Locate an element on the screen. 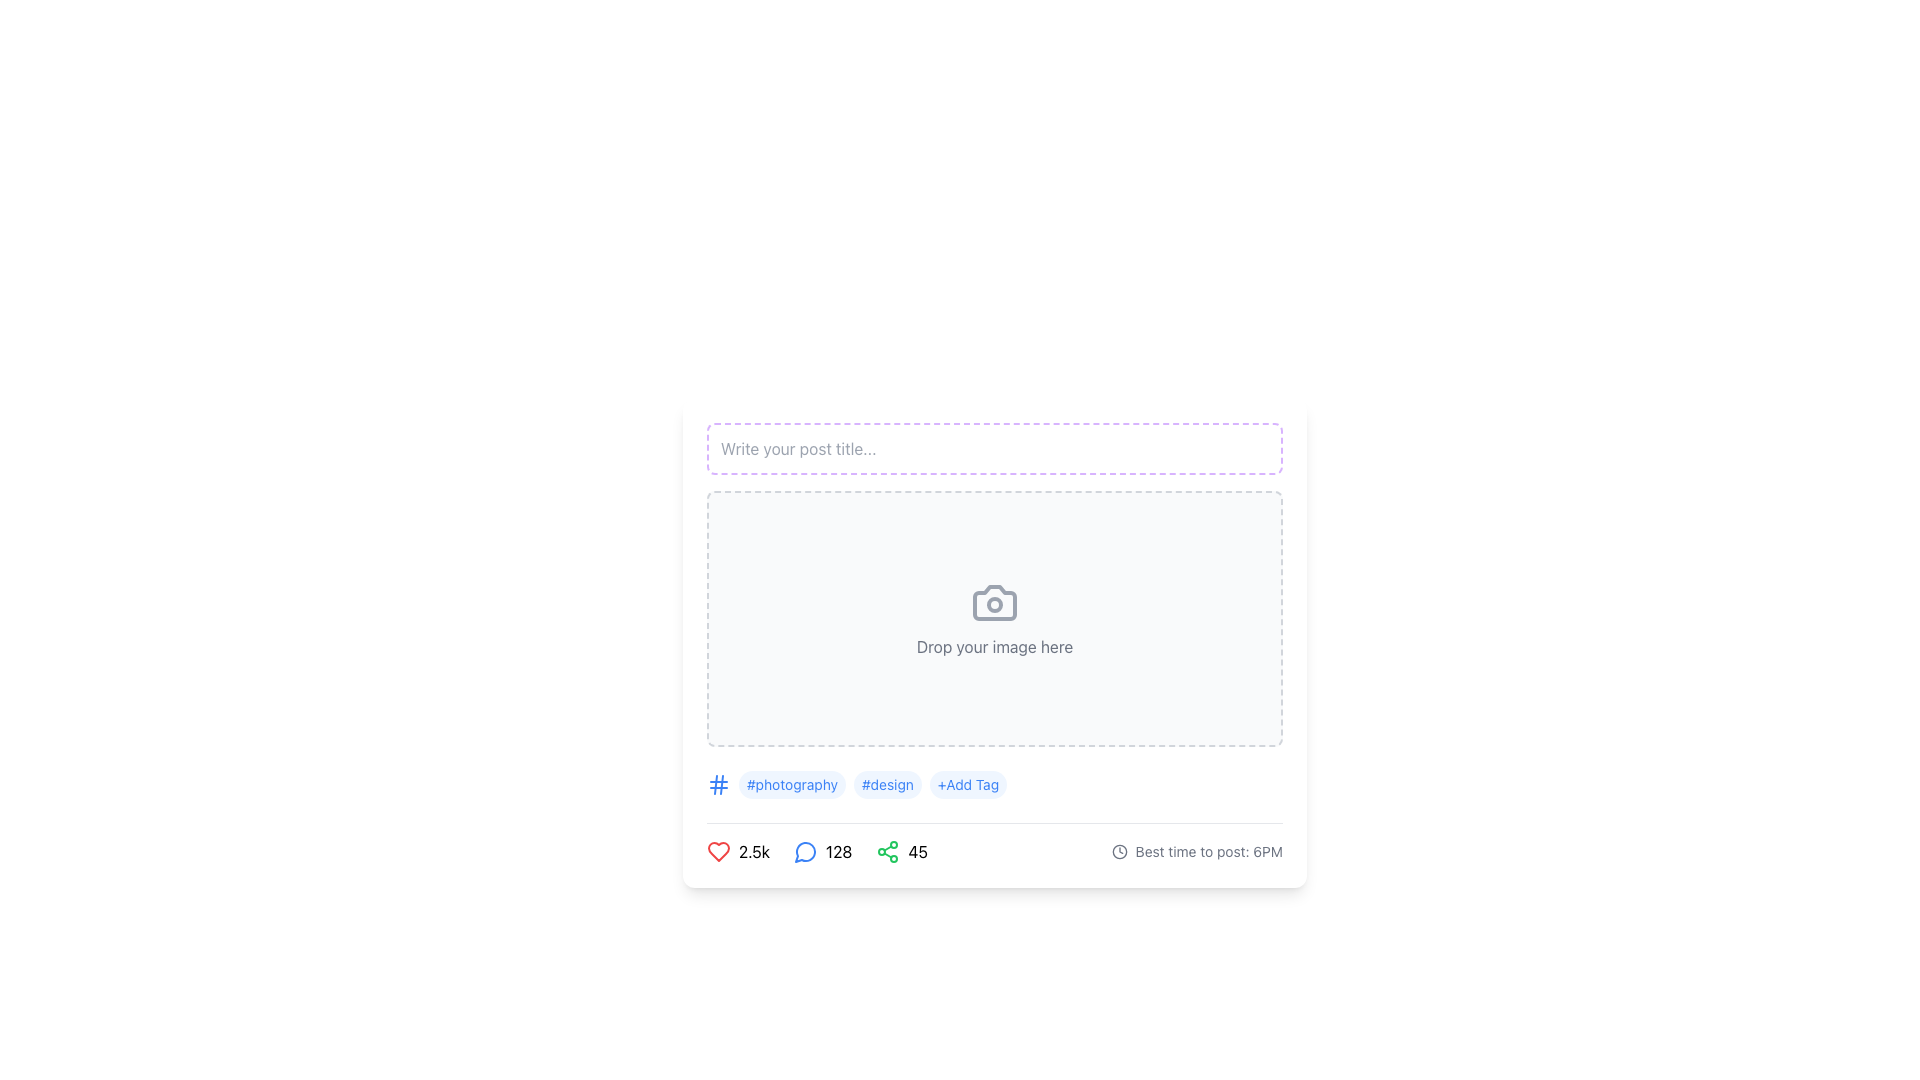 Image resolution: width=1920 pixels, height=1080 pixels. the share icon located in the lower section of the interface, adjacent to the numeric indicator '45' is located at coordinates (887, 852).